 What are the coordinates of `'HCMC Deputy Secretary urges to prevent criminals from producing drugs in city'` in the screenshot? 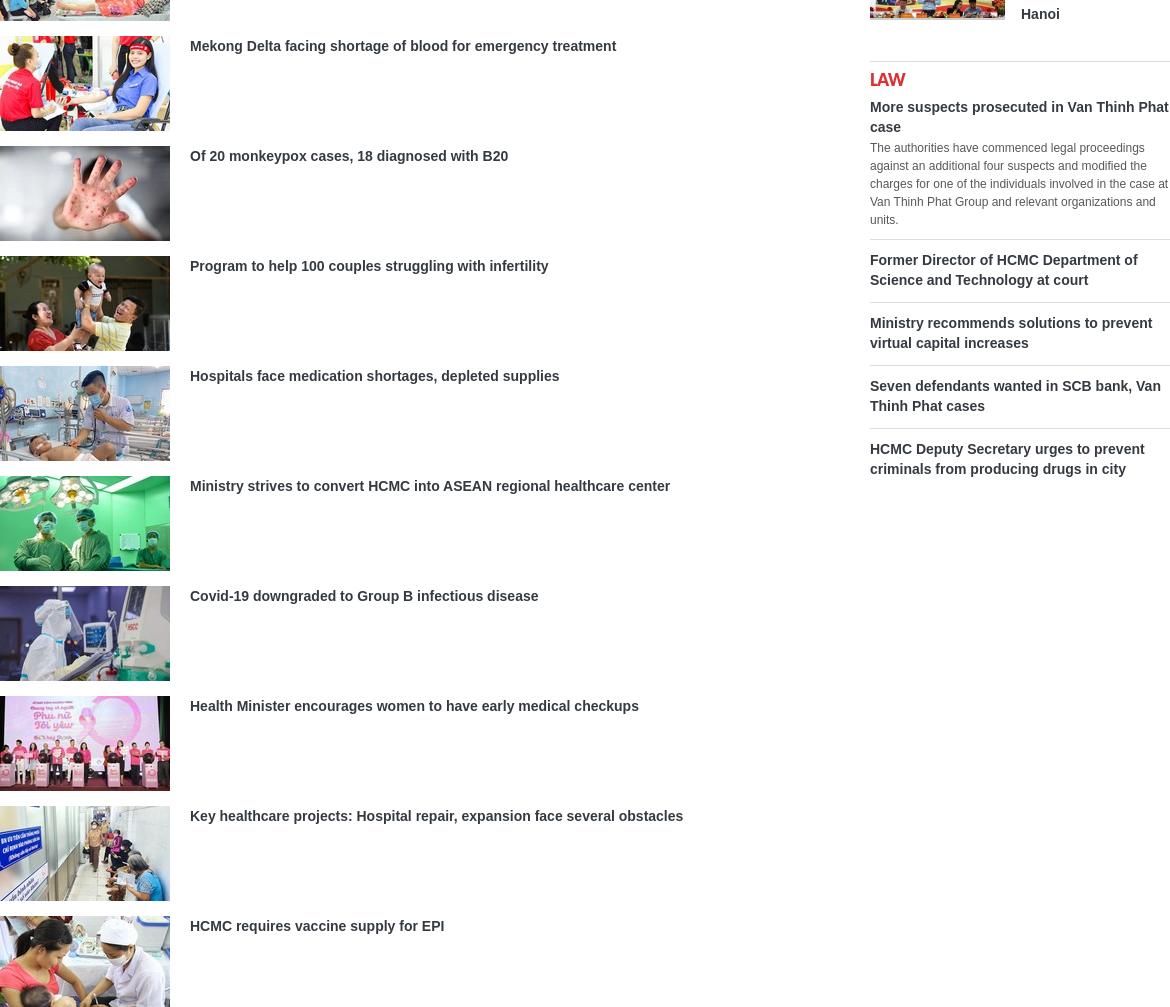 It's located at (1007, 457).